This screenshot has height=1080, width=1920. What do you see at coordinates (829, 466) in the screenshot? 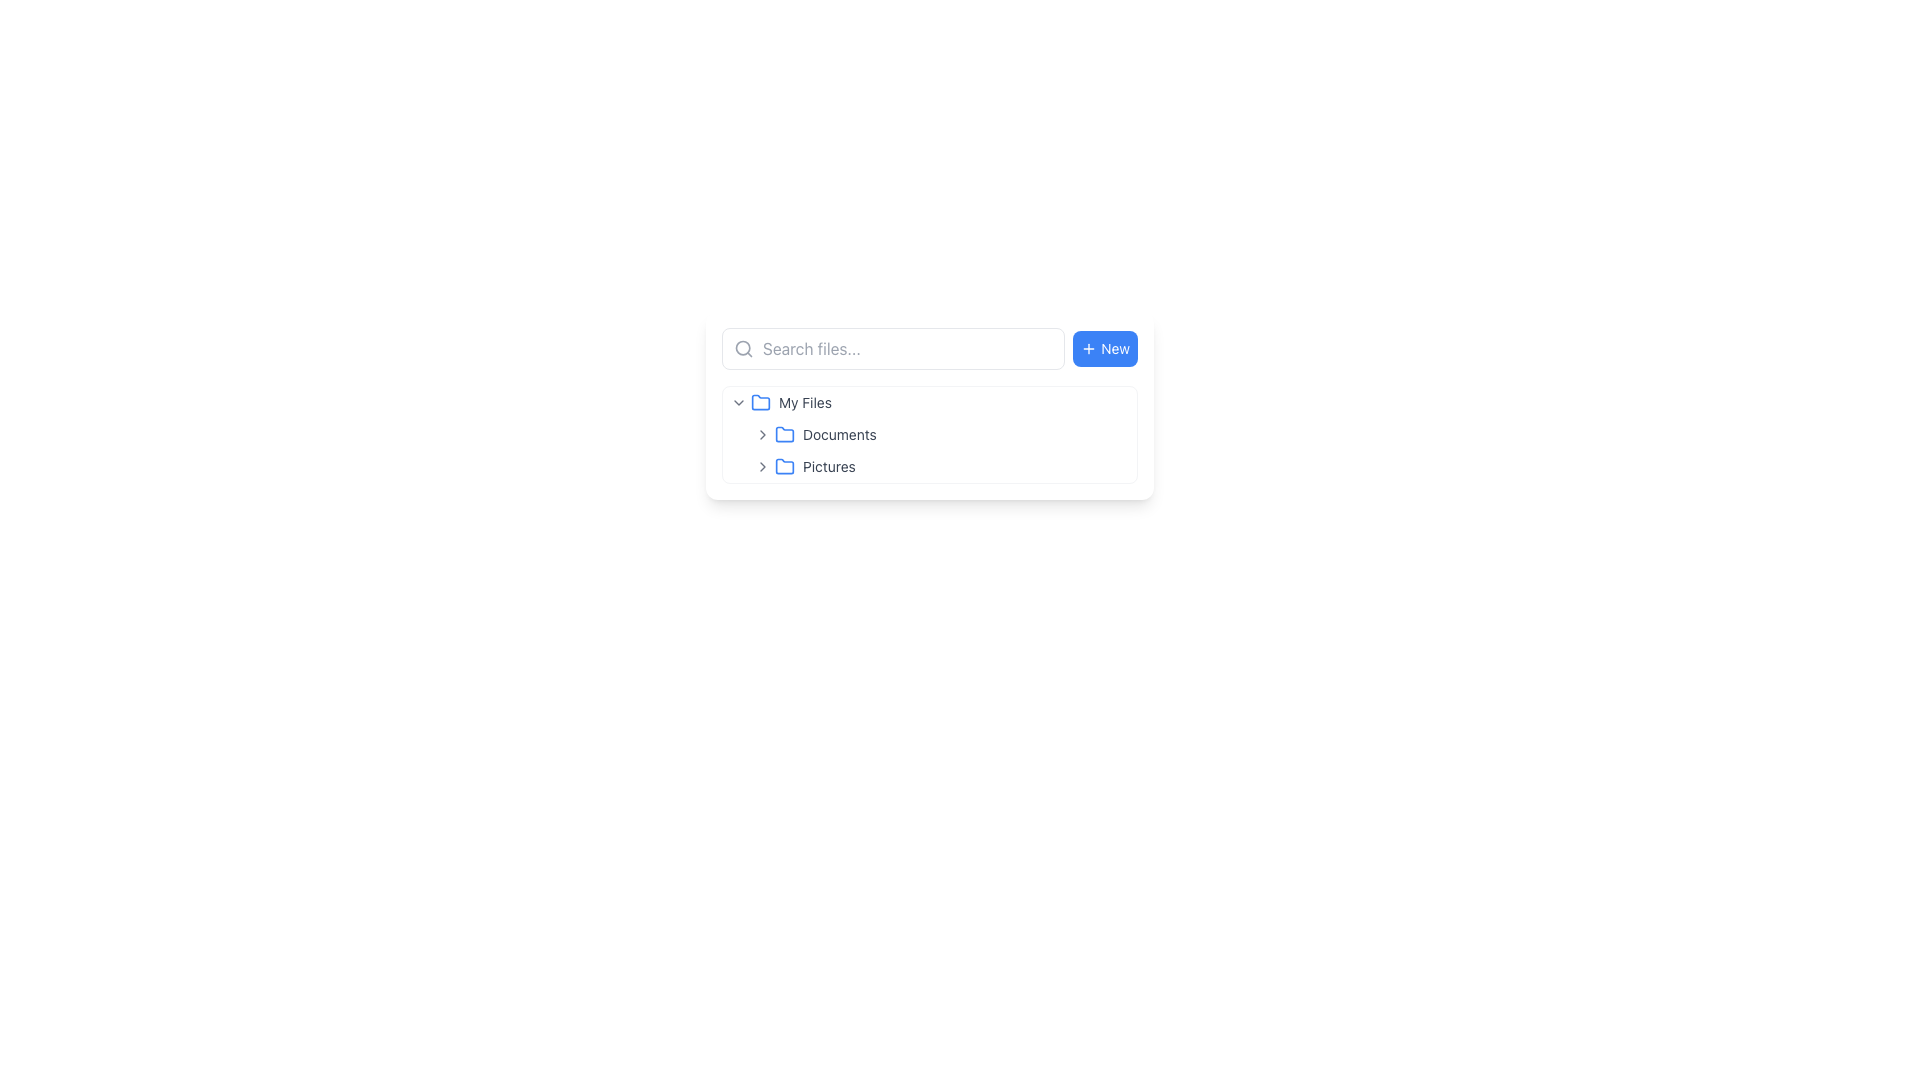
I see `the text label indicating the name of a folder, located in the 'My Files' section, to the right of the blue folder icon, which is the third item in the list` at bounding box center [829, 466].